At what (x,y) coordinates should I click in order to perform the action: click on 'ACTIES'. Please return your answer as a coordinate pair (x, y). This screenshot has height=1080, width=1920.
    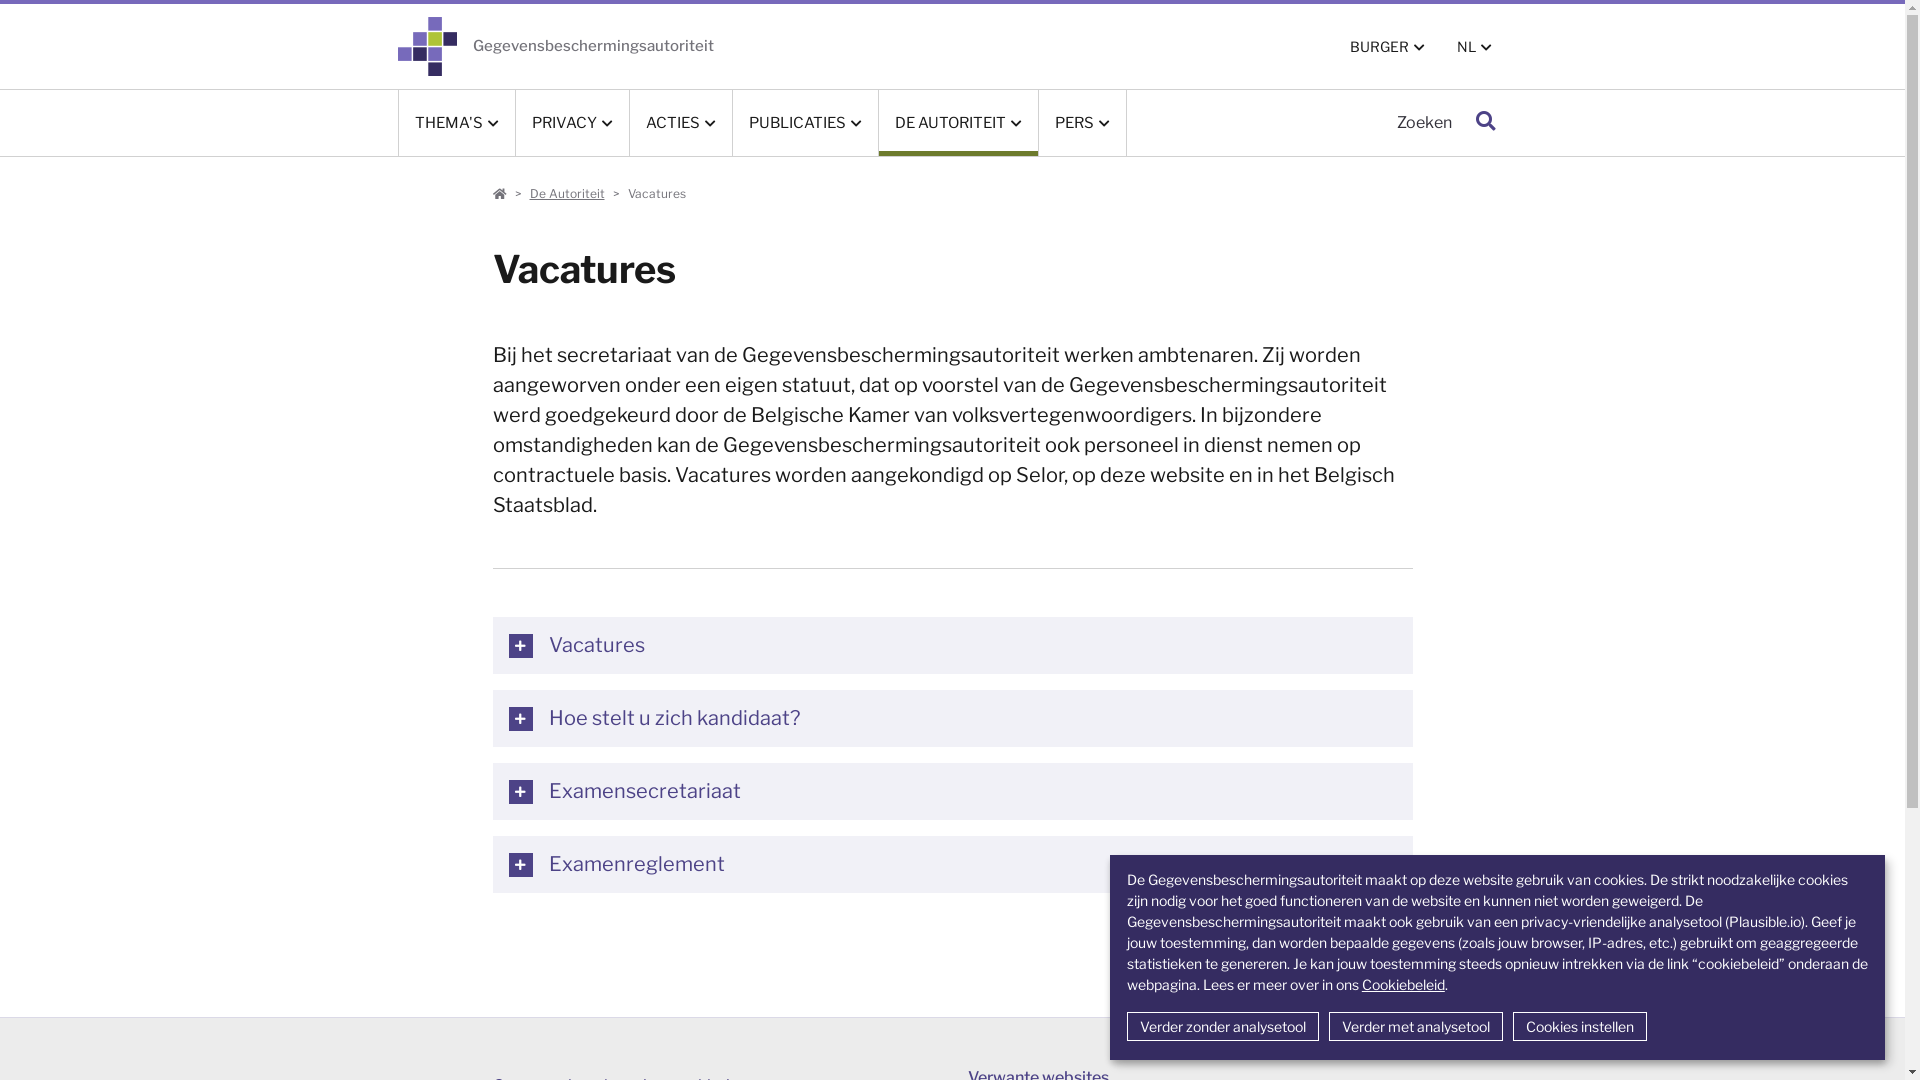
    Looking at the image, I should click on (628, 123).